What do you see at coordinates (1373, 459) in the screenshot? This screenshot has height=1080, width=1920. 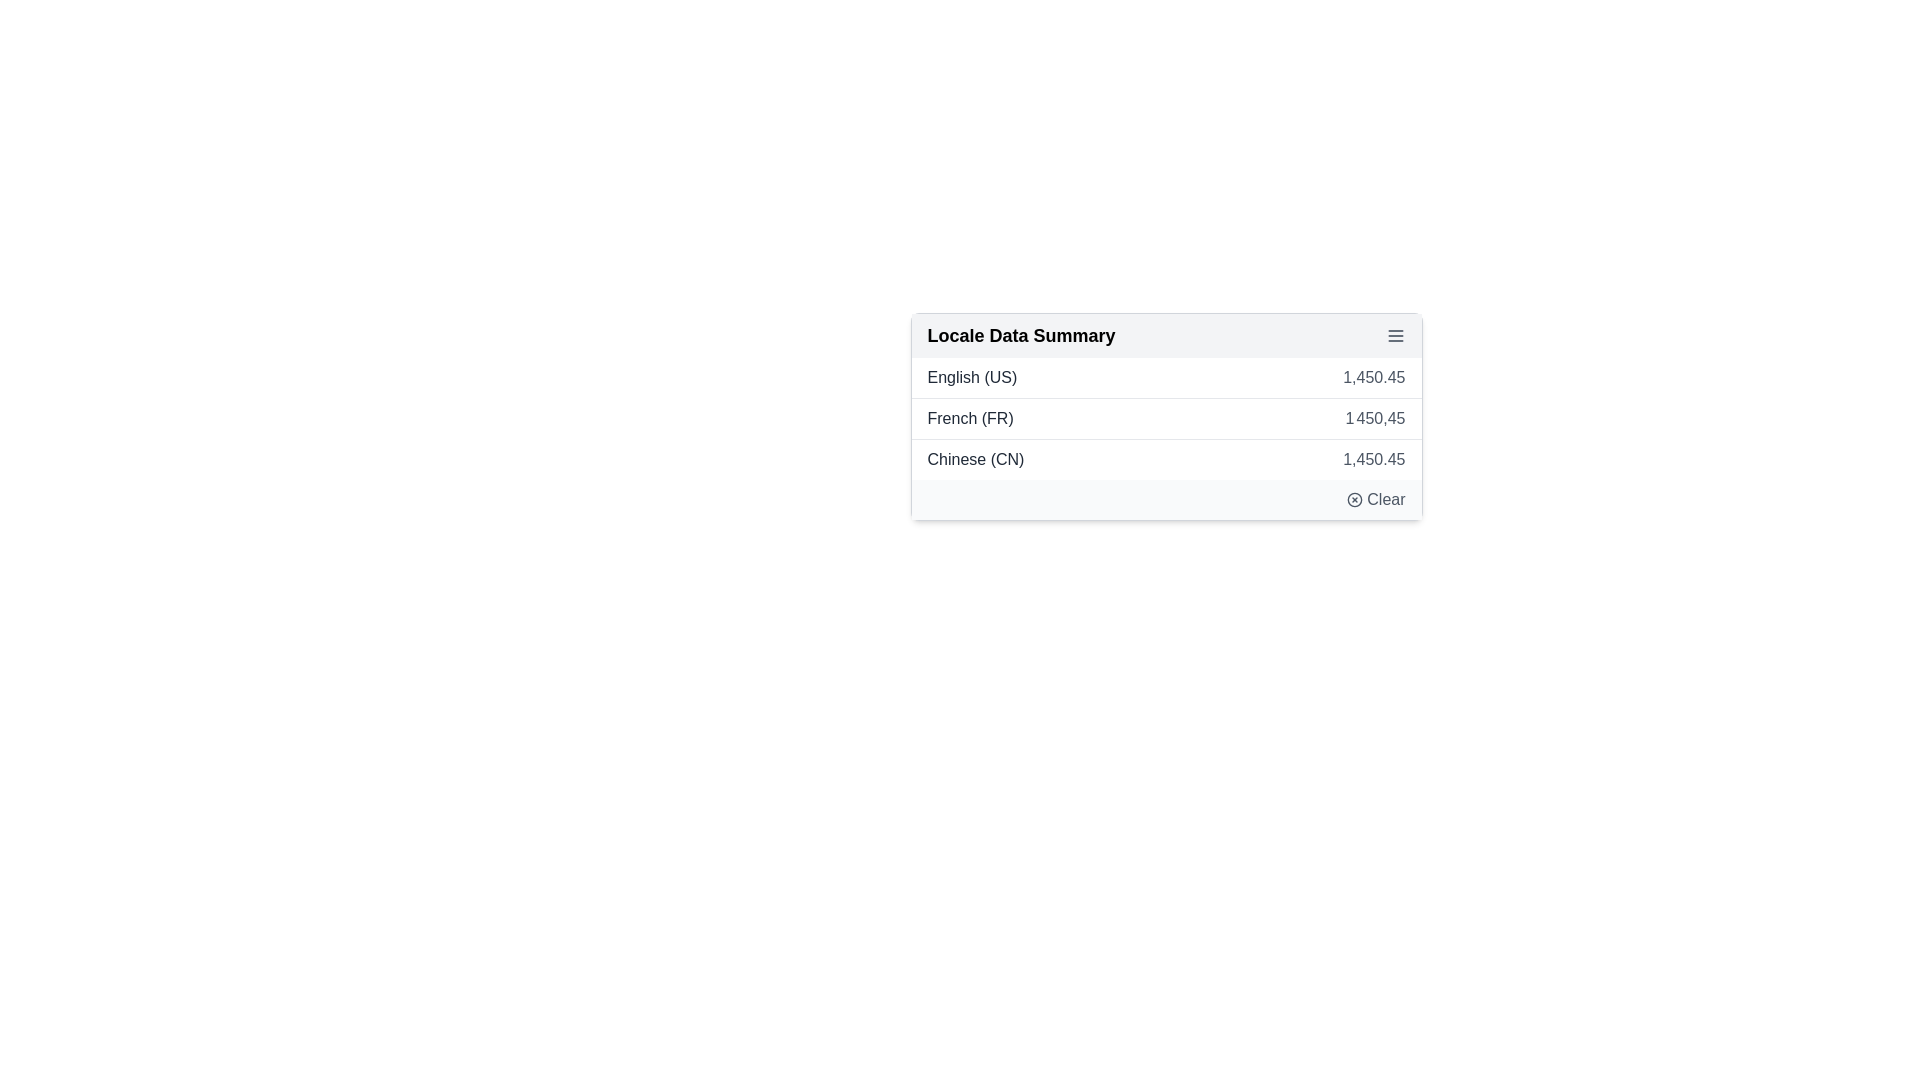 I see `the static text label displaying the numeric value '1,450.45', which is styled with a light gray font color and is located on the right-hand side of the row associated with 'Chinese (CN)'` at bounding box center [1373, 459].